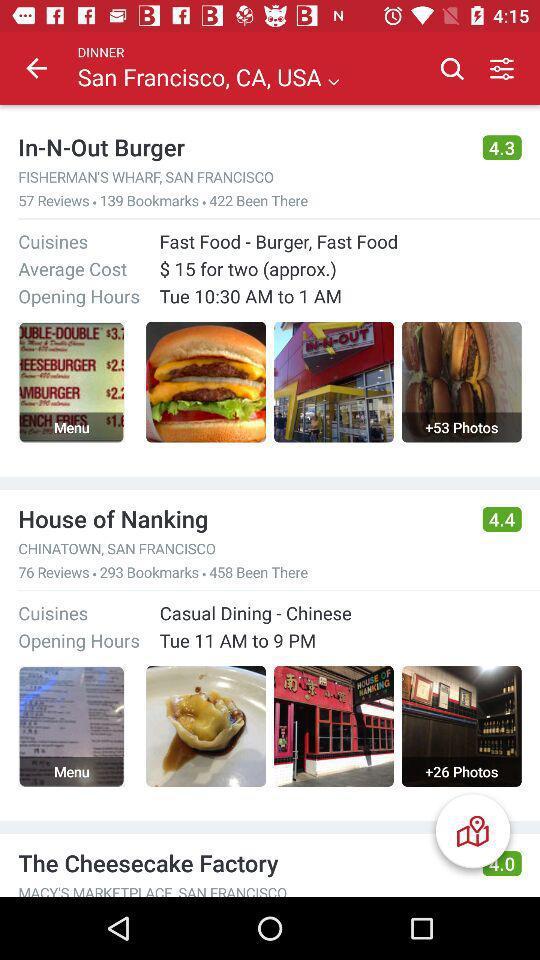 The height and width of the screenshot is (960, 540). I want to click on the casual dining - chinese item, so click(255, 612).